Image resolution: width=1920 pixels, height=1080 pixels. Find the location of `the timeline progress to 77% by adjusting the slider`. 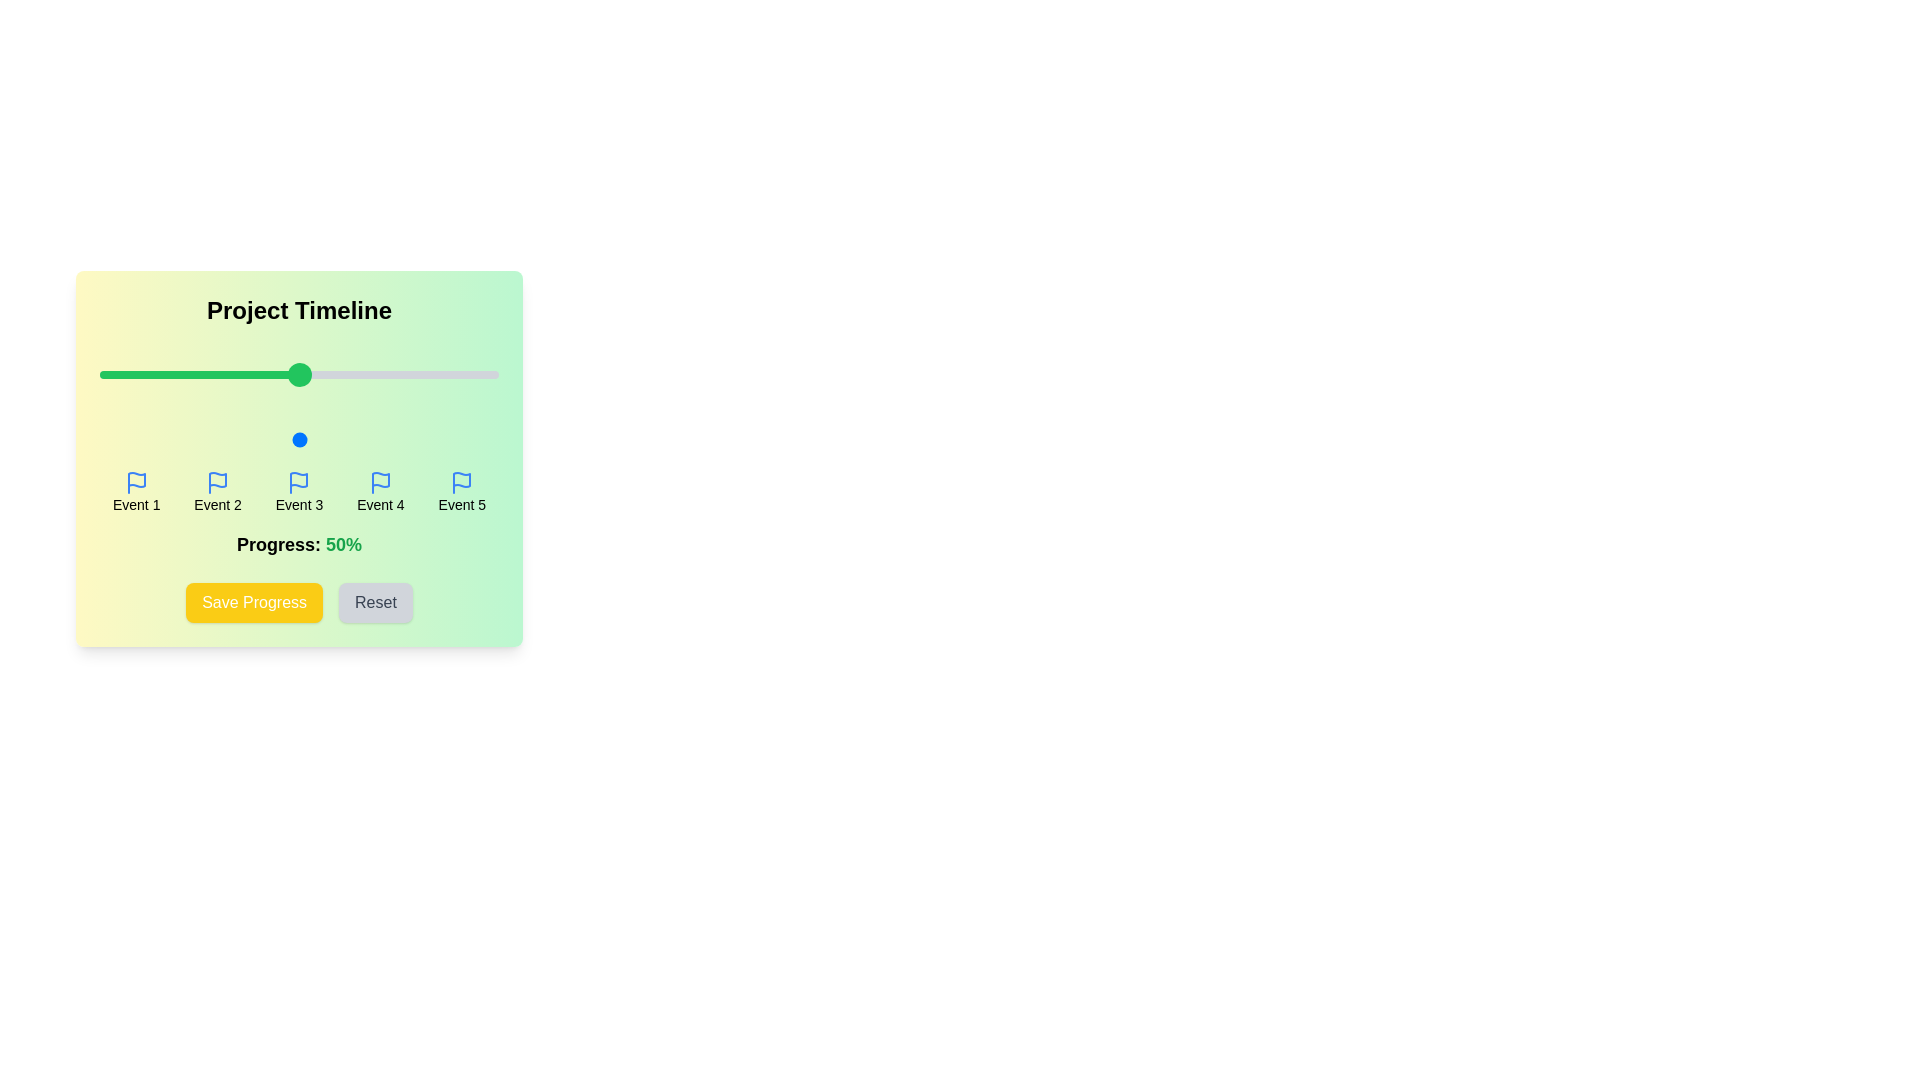

the timeline progress to 77% by adjusting the slider is located at coordinates (406, 438).